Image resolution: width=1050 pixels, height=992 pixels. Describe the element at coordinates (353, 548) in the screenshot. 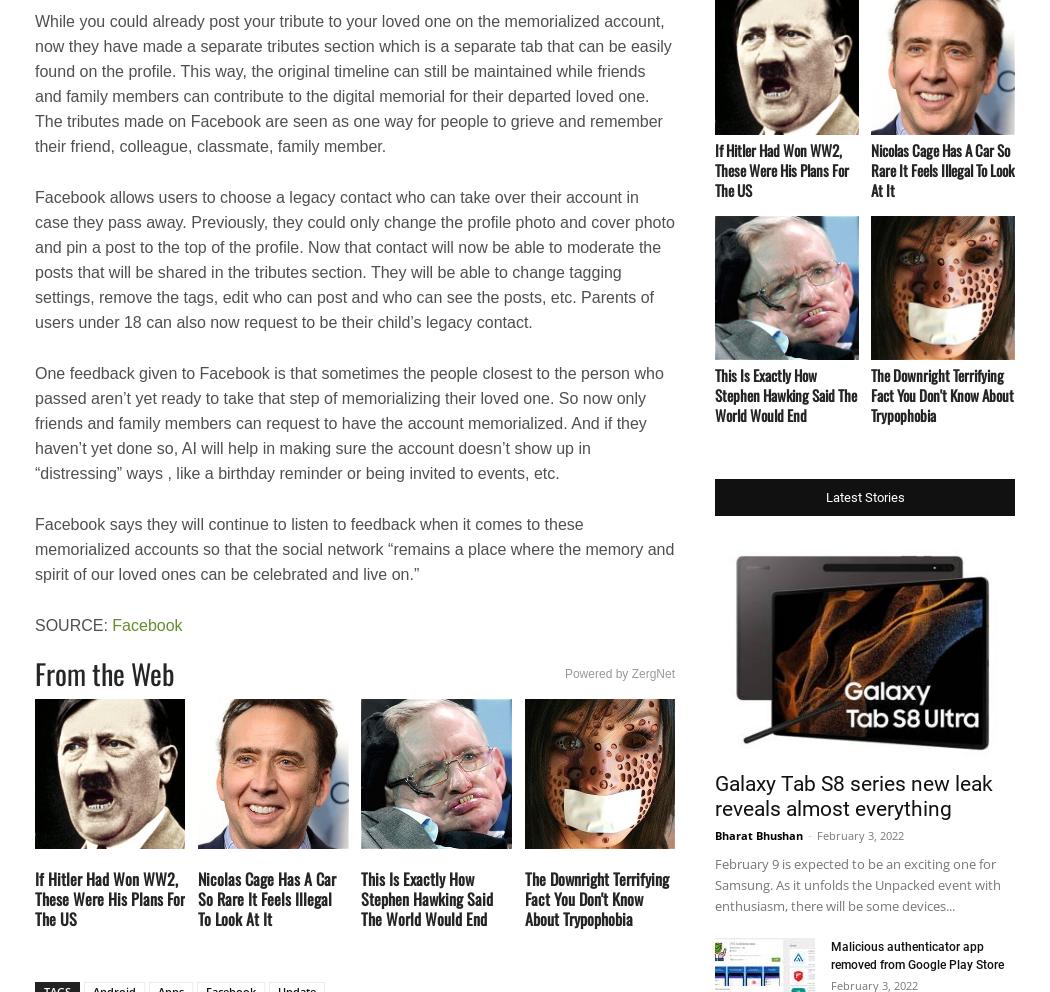

I see `'Facebook says they will continue to listen to feedback when it comes to these memorialized accounts so that the social network “remains a place where the memory and spirit of our loved ones can be celebrated and live on.”'` at that location.